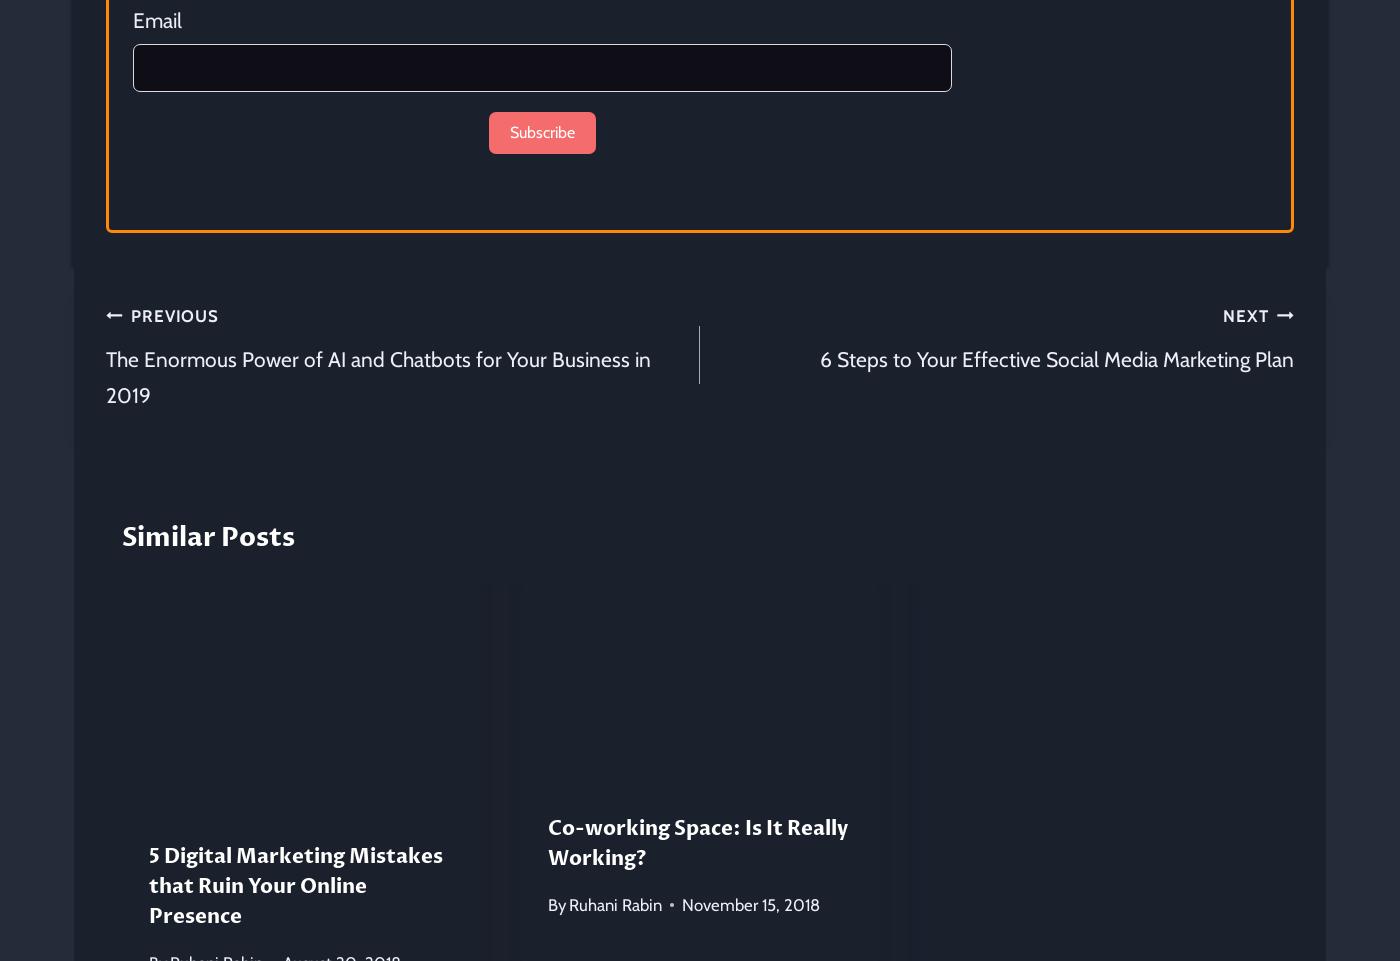  What do you see at coordinates (750, 903) in the screenshot?
I see `'November 15, 2018'` at bounding box center [750, 903].